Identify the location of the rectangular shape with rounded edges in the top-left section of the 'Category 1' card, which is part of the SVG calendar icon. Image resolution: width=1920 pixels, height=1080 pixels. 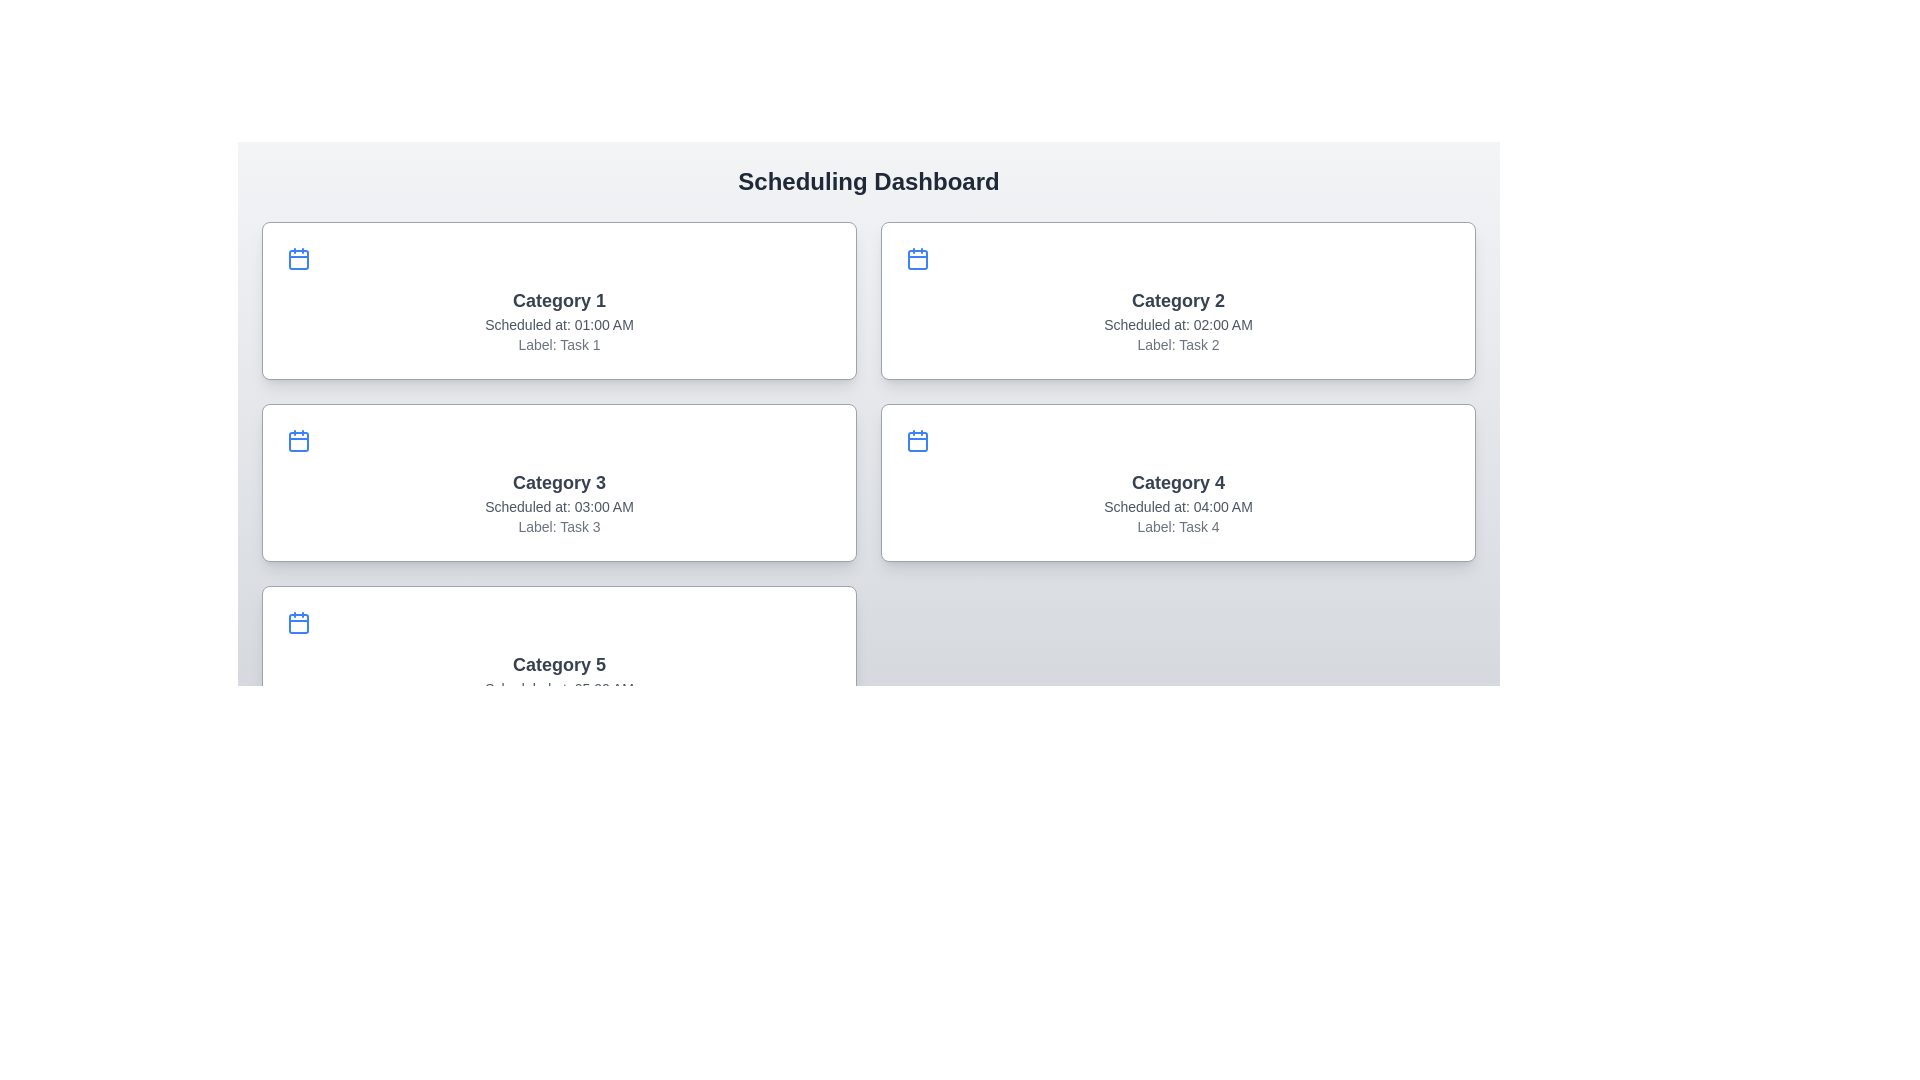
(297, 258).